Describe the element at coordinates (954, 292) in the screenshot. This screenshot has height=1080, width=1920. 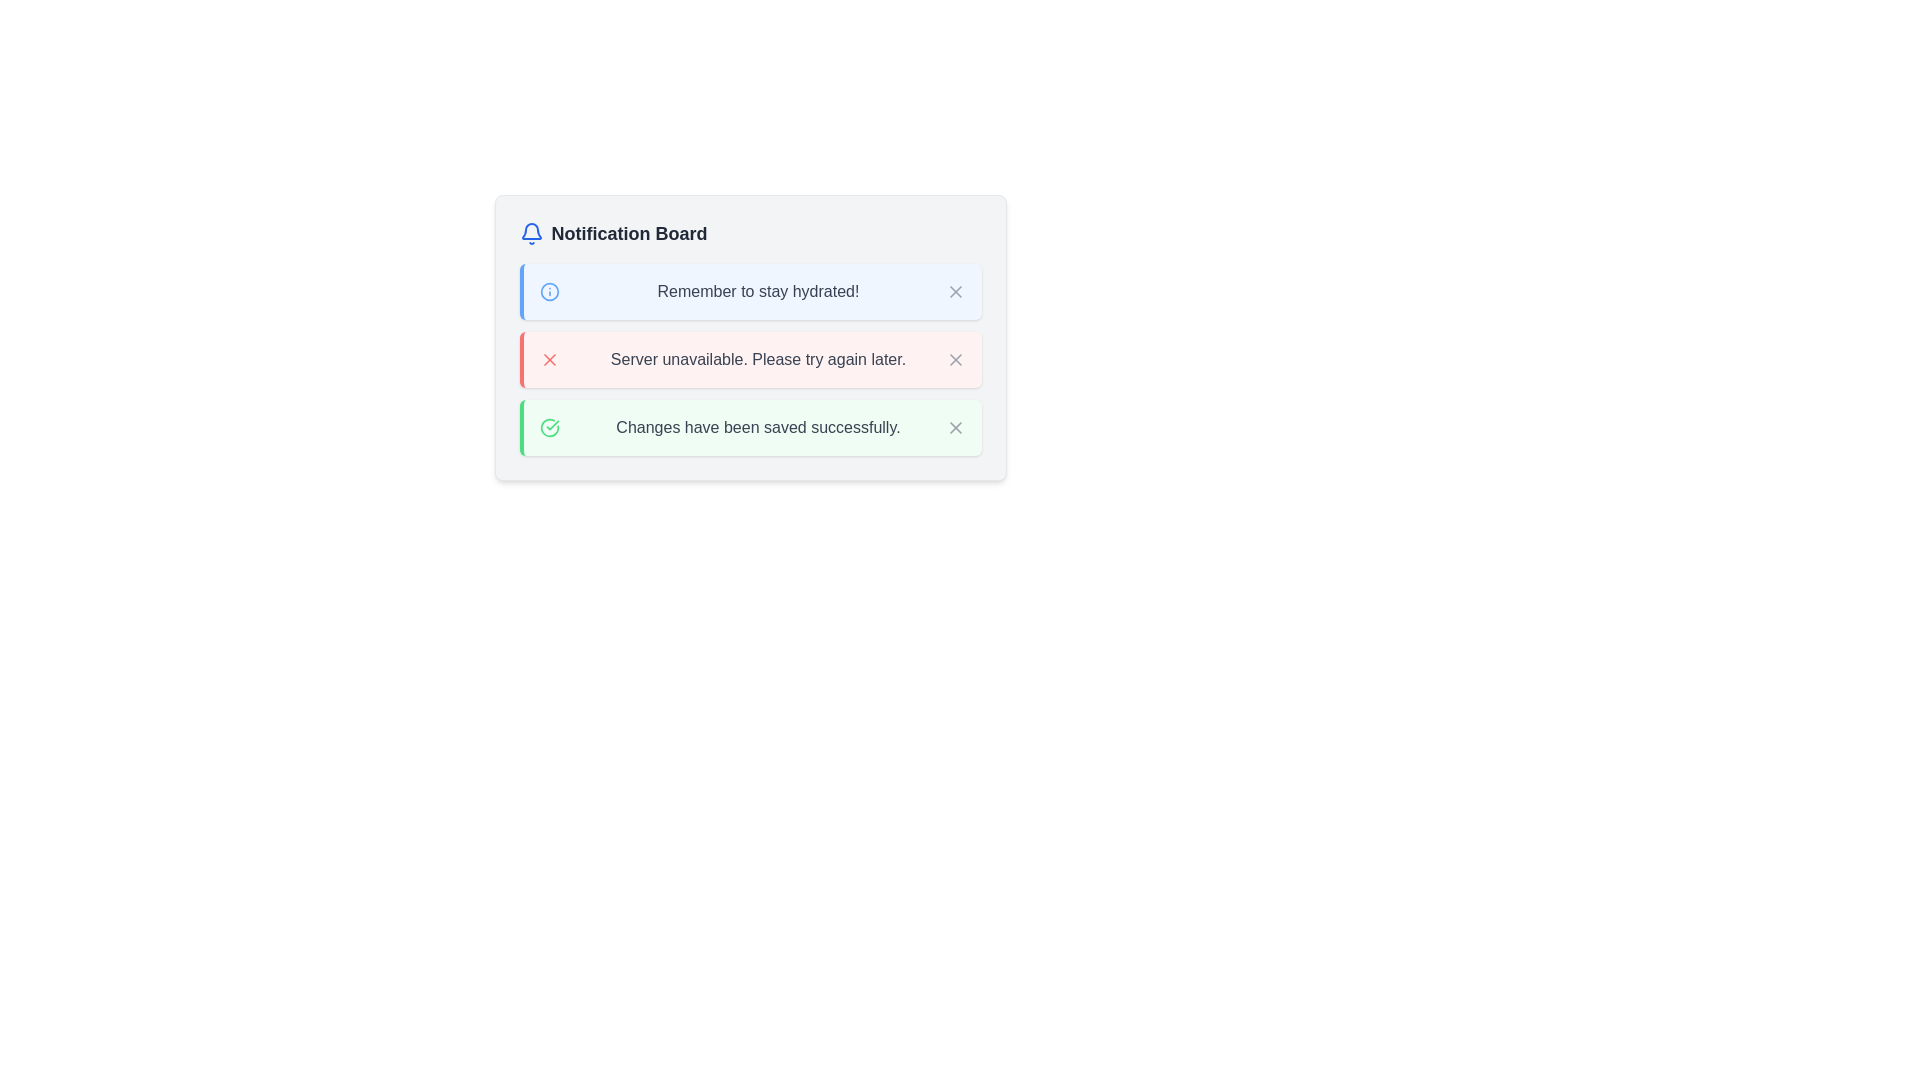
I see `the close button located in the top-right corner of the blue notification box labeled 'Remember to stay hydrated!'` at that location.